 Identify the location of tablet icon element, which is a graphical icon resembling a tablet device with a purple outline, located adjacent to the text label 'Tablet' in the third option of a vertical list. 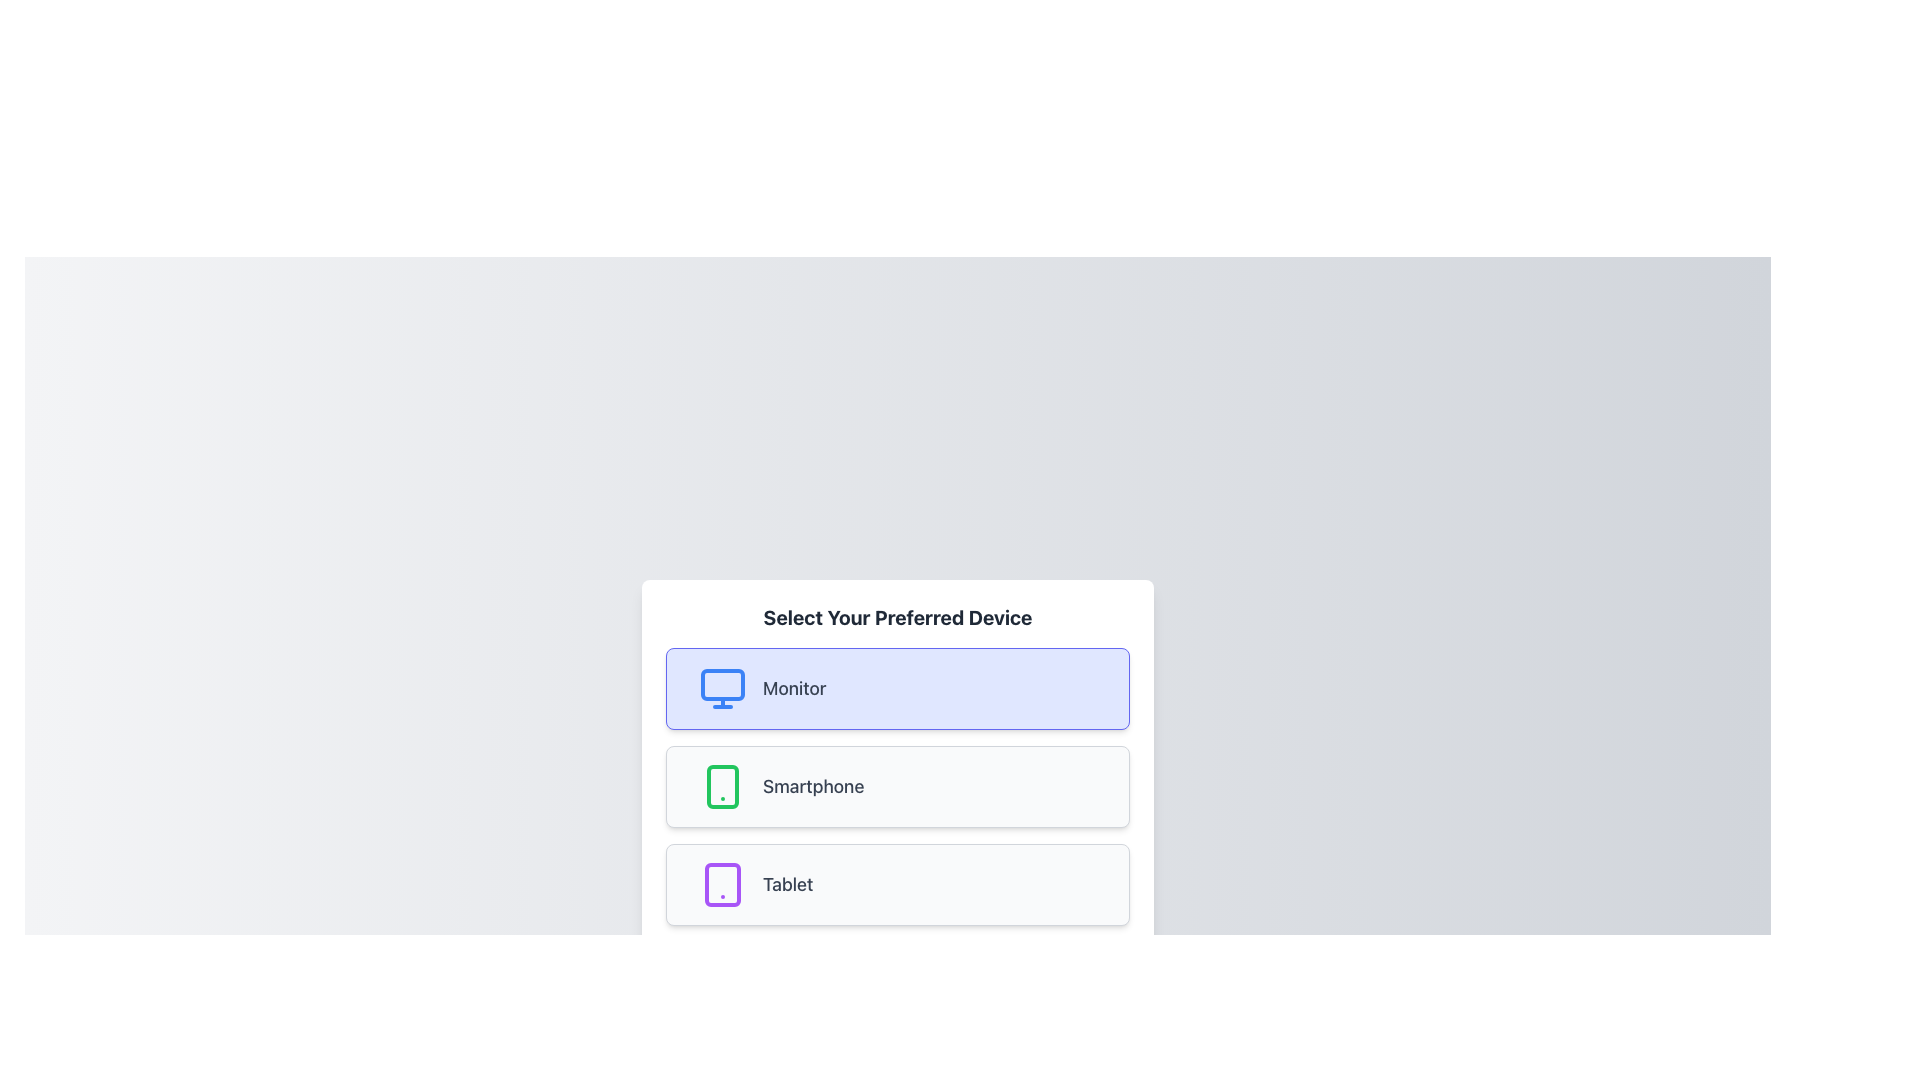
(722, 883).